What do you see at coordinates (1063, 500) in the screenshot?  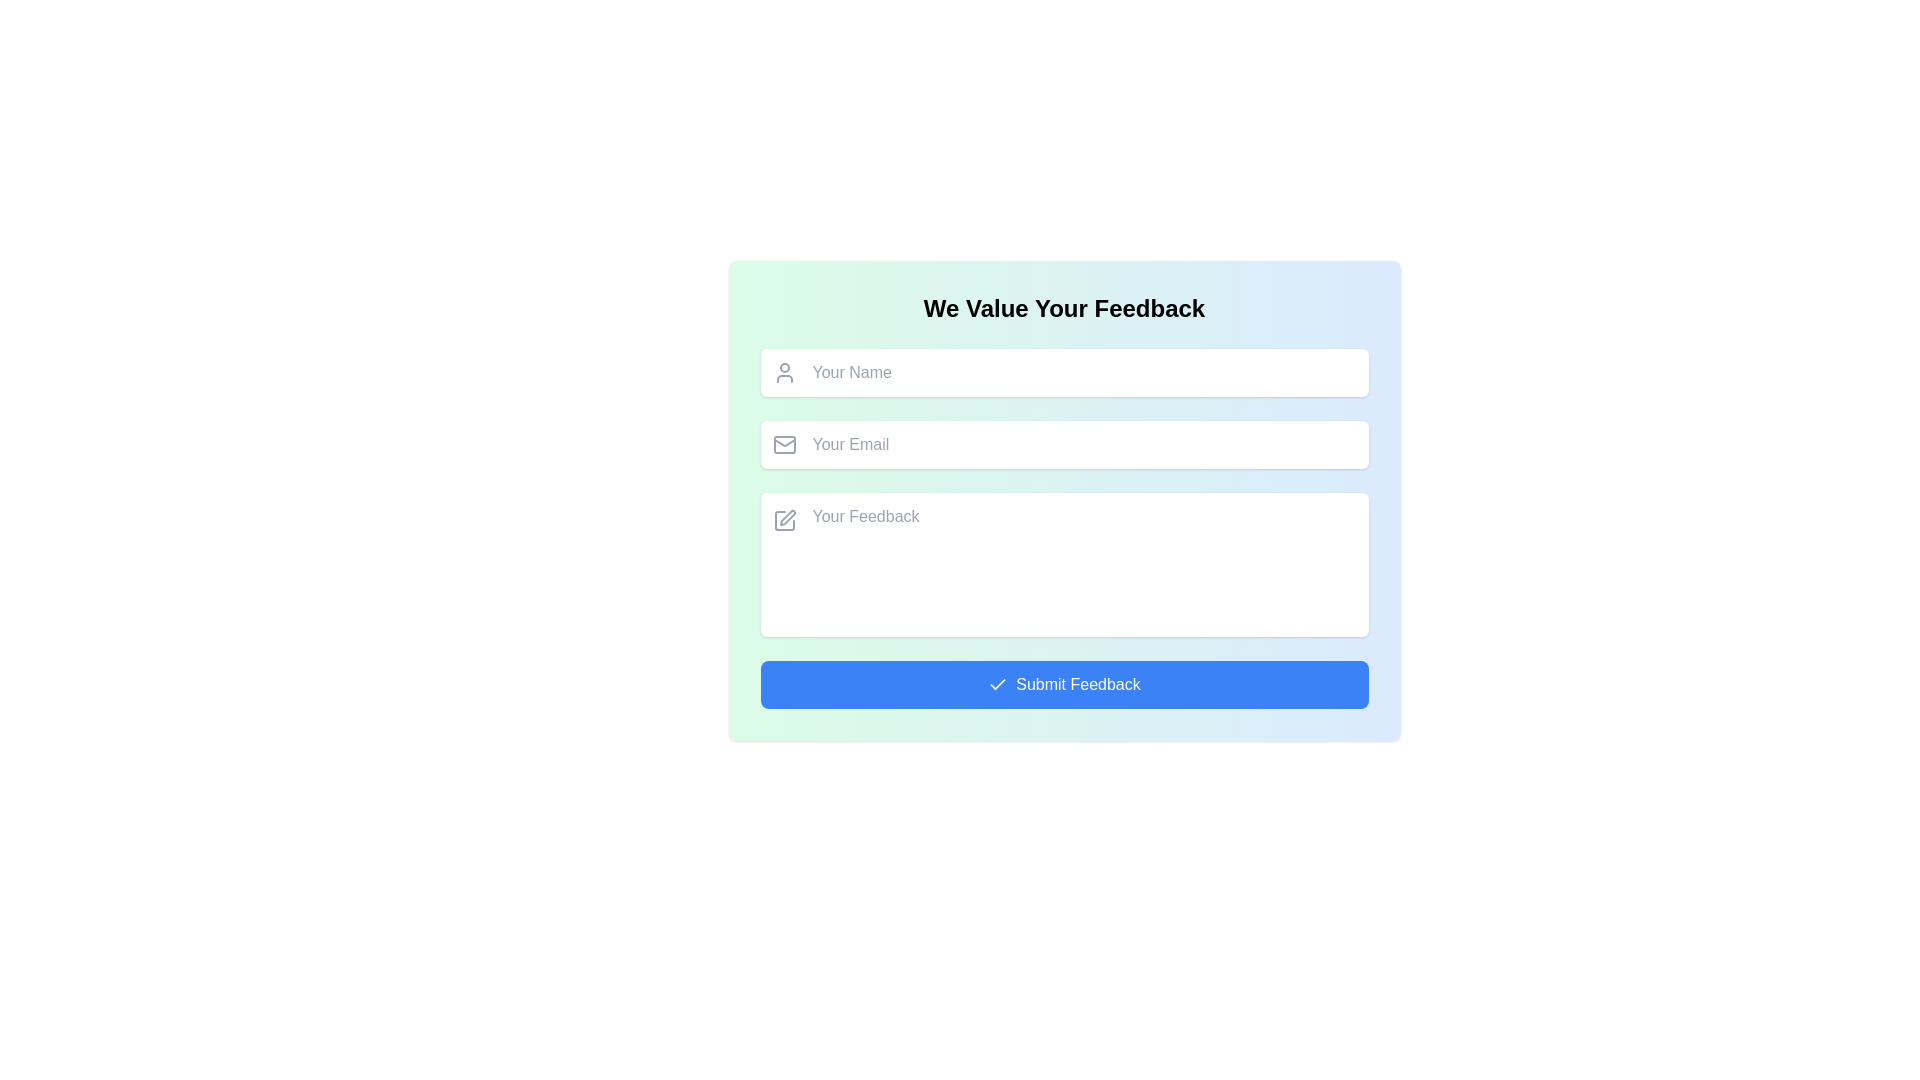 I see `the textarea input box for feedback, which has a white background and rounded corners` at bounding box center [1063, 500].